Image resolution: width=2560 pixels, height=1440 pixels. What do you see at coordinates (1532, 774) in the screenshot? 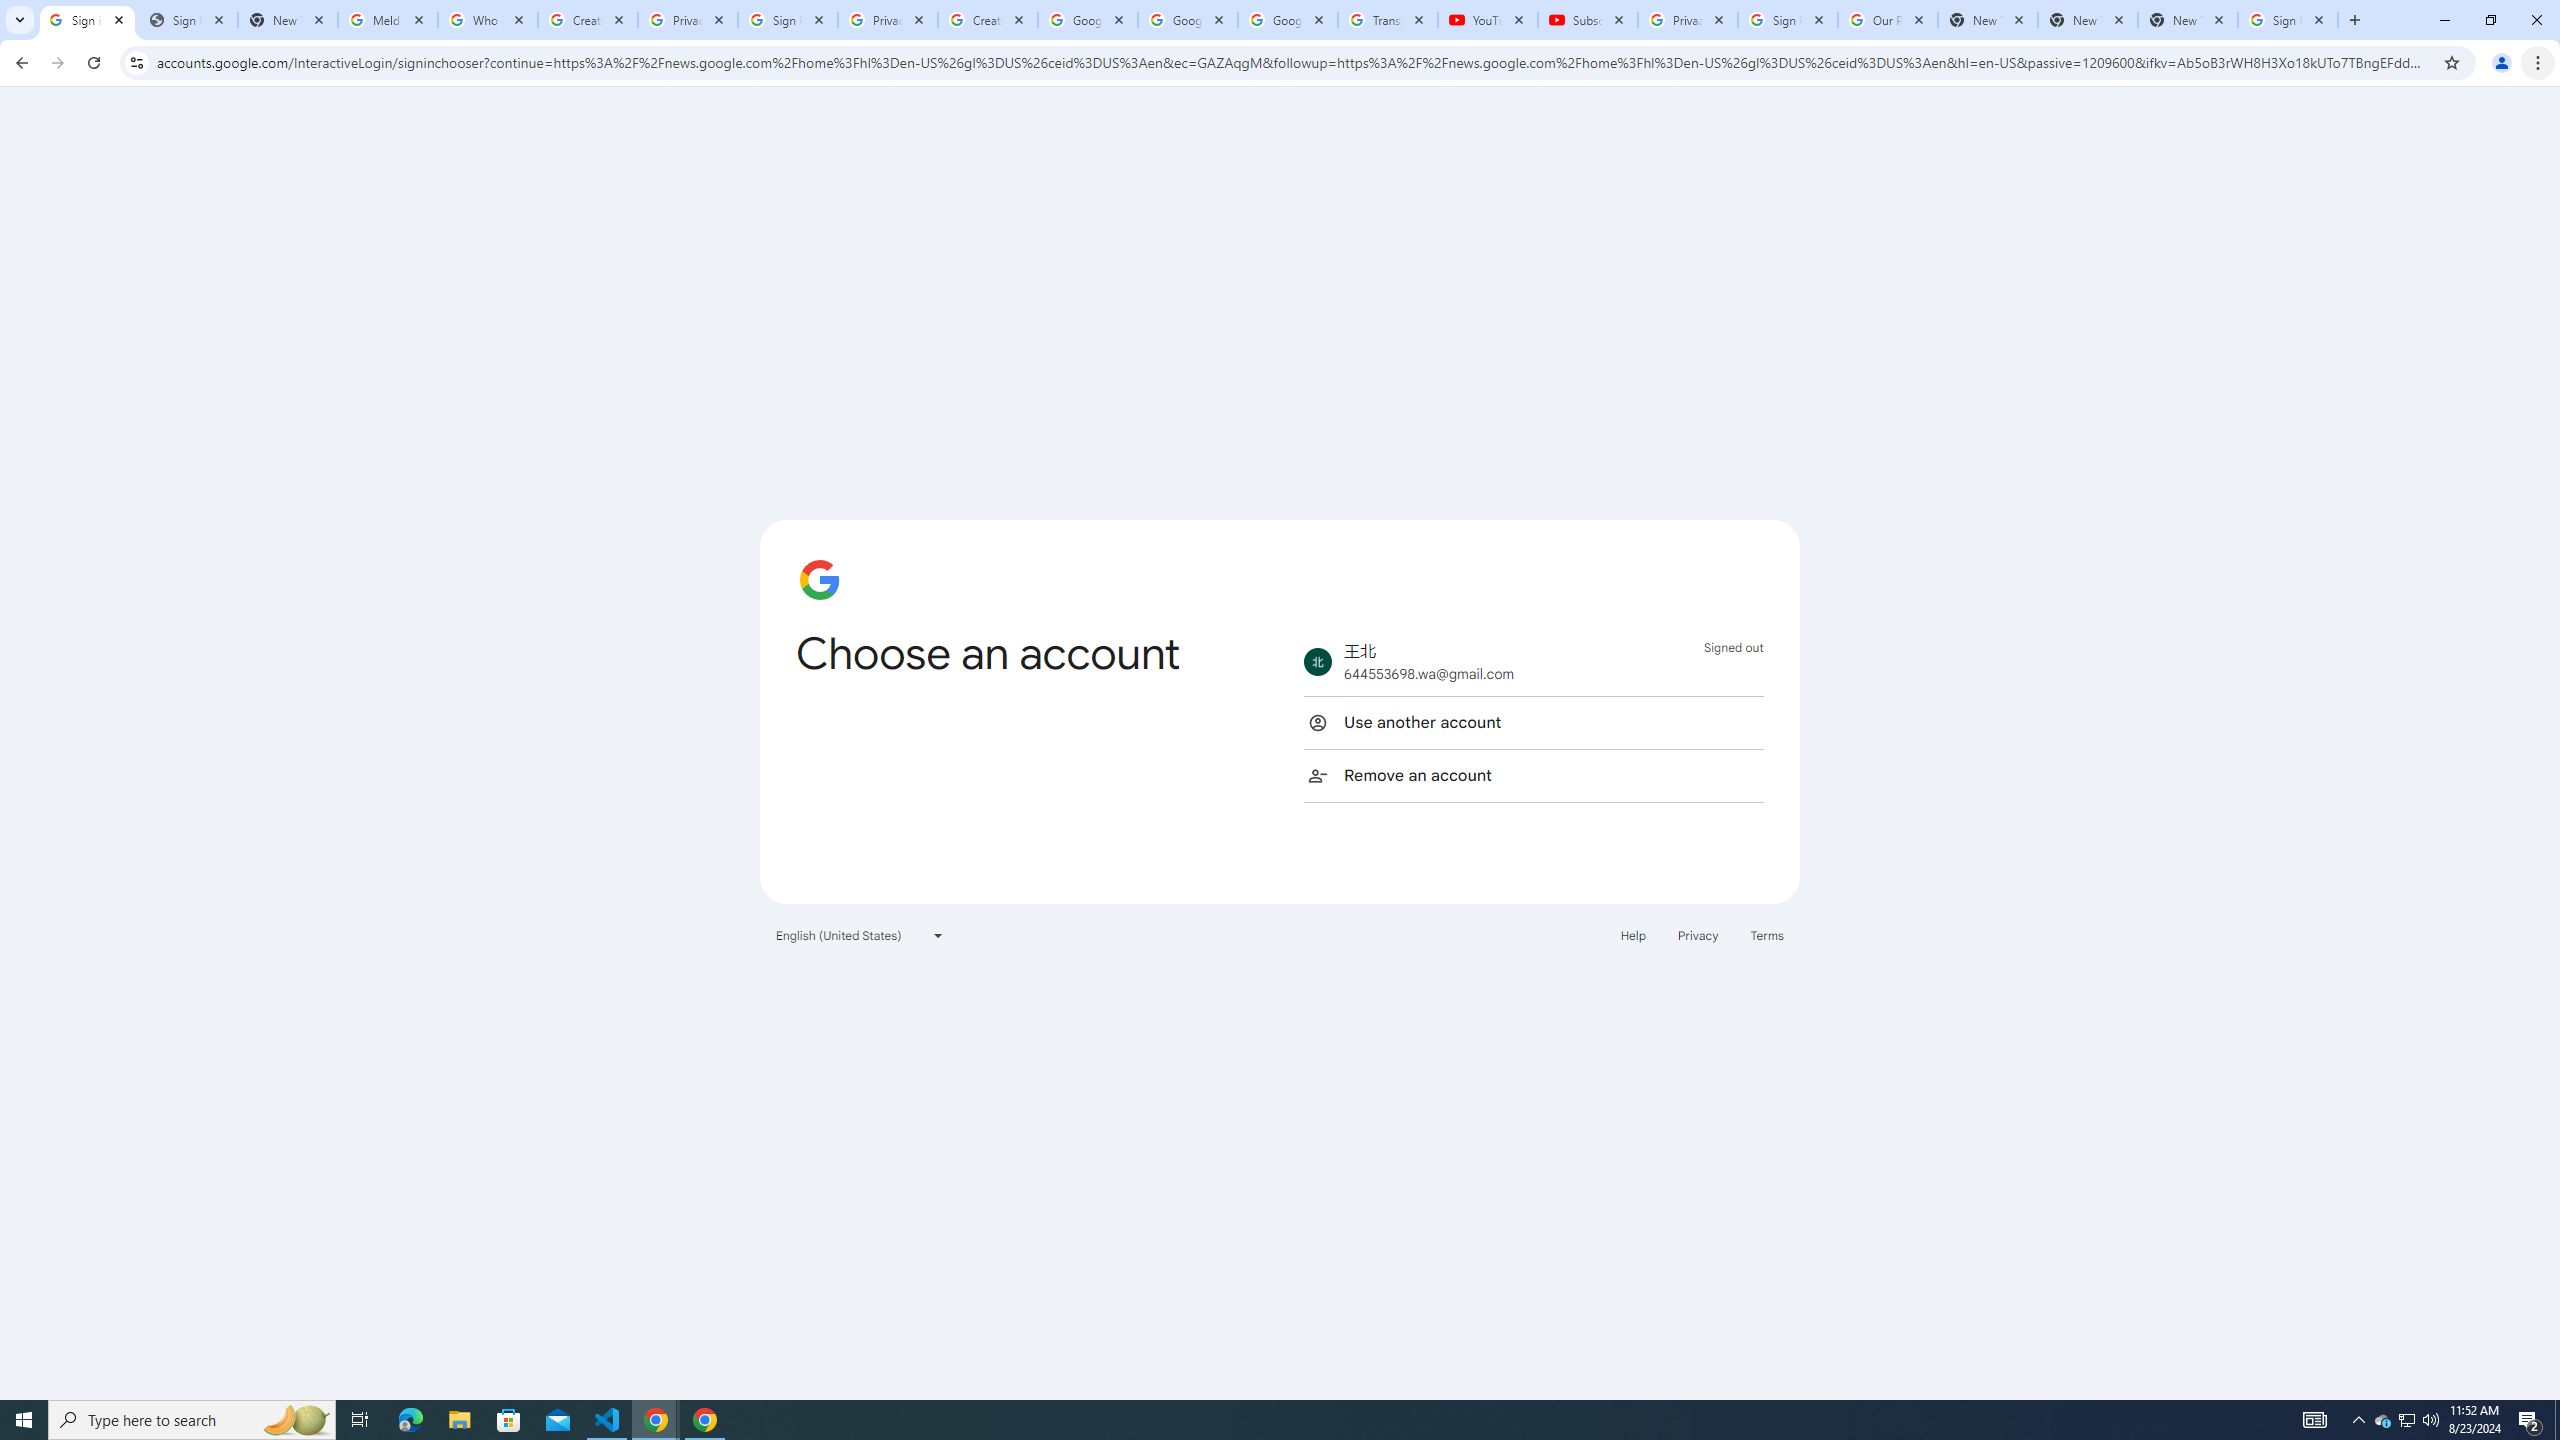
I see `'Remove an account'` at bounding box center [1532, 774].